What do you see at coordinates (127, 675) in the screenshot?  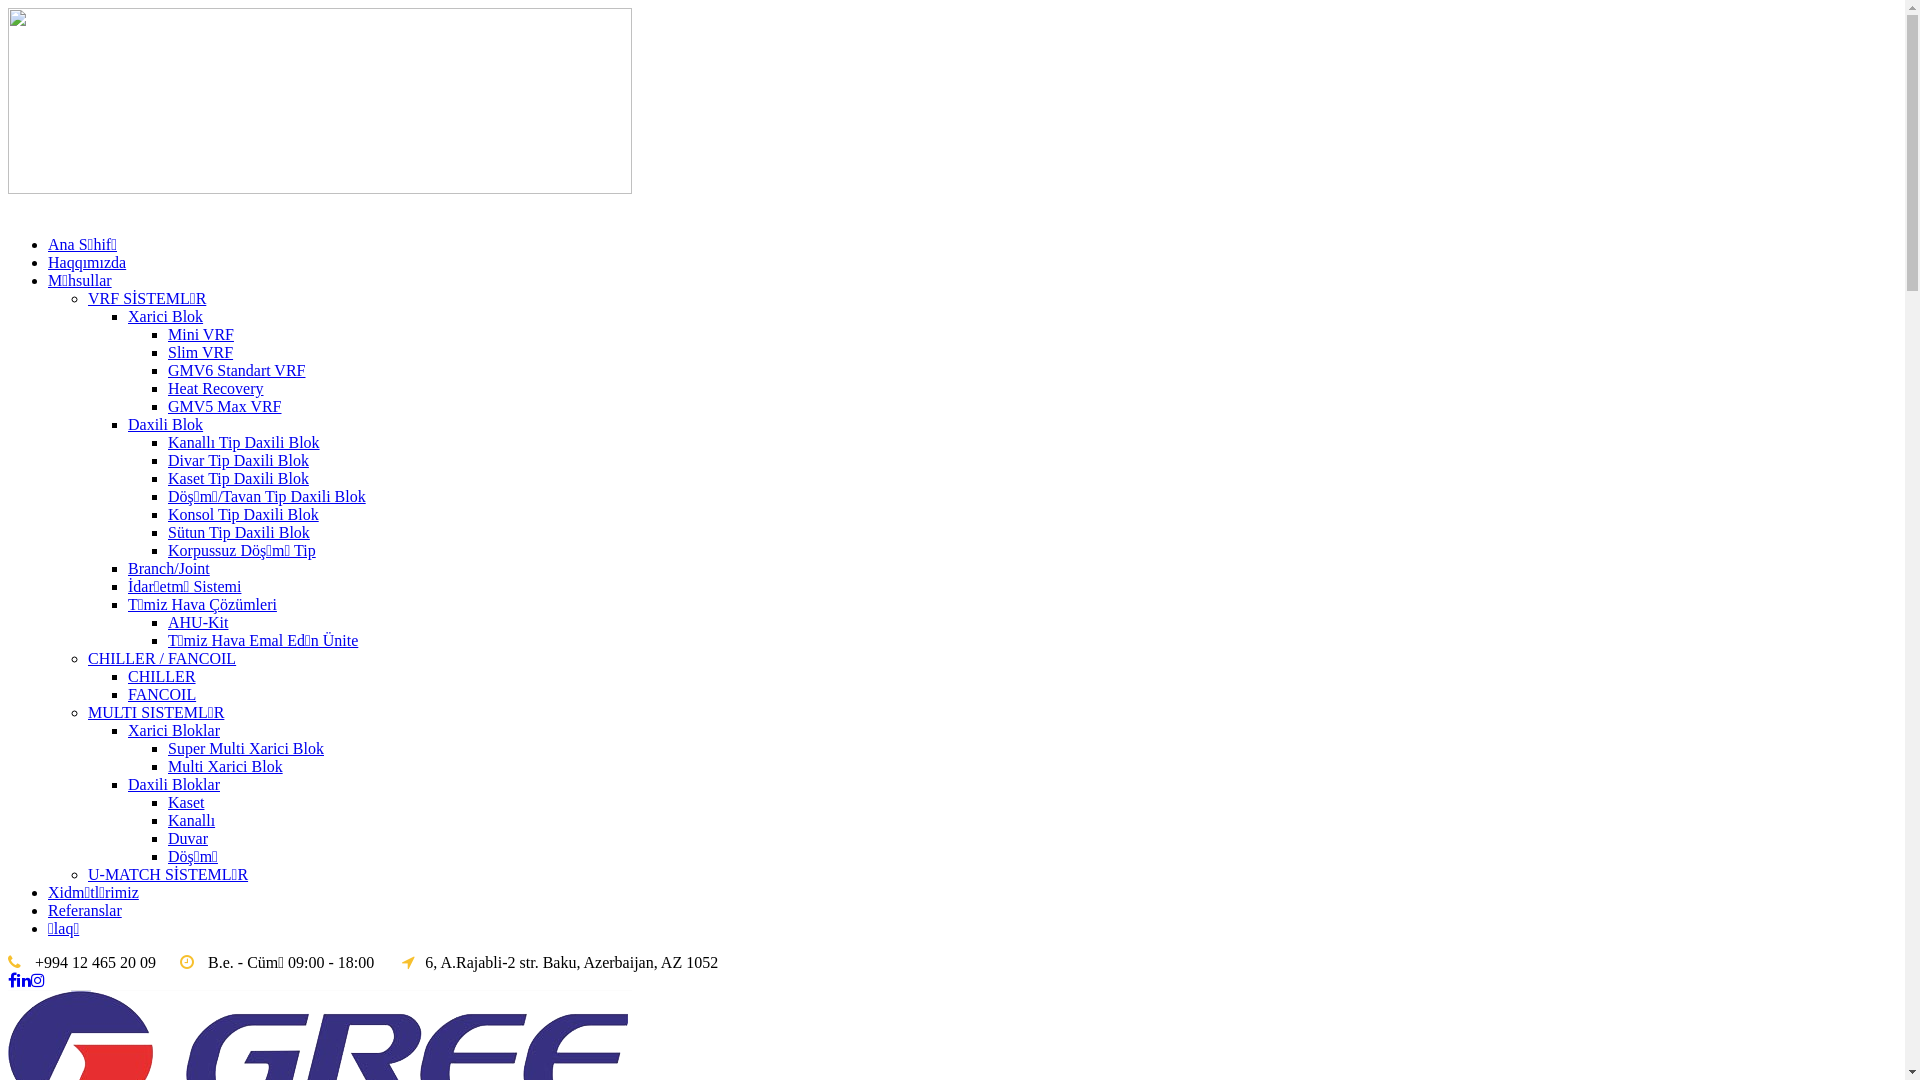 I see `'CHILLER'` at bounding box center [127, 675].